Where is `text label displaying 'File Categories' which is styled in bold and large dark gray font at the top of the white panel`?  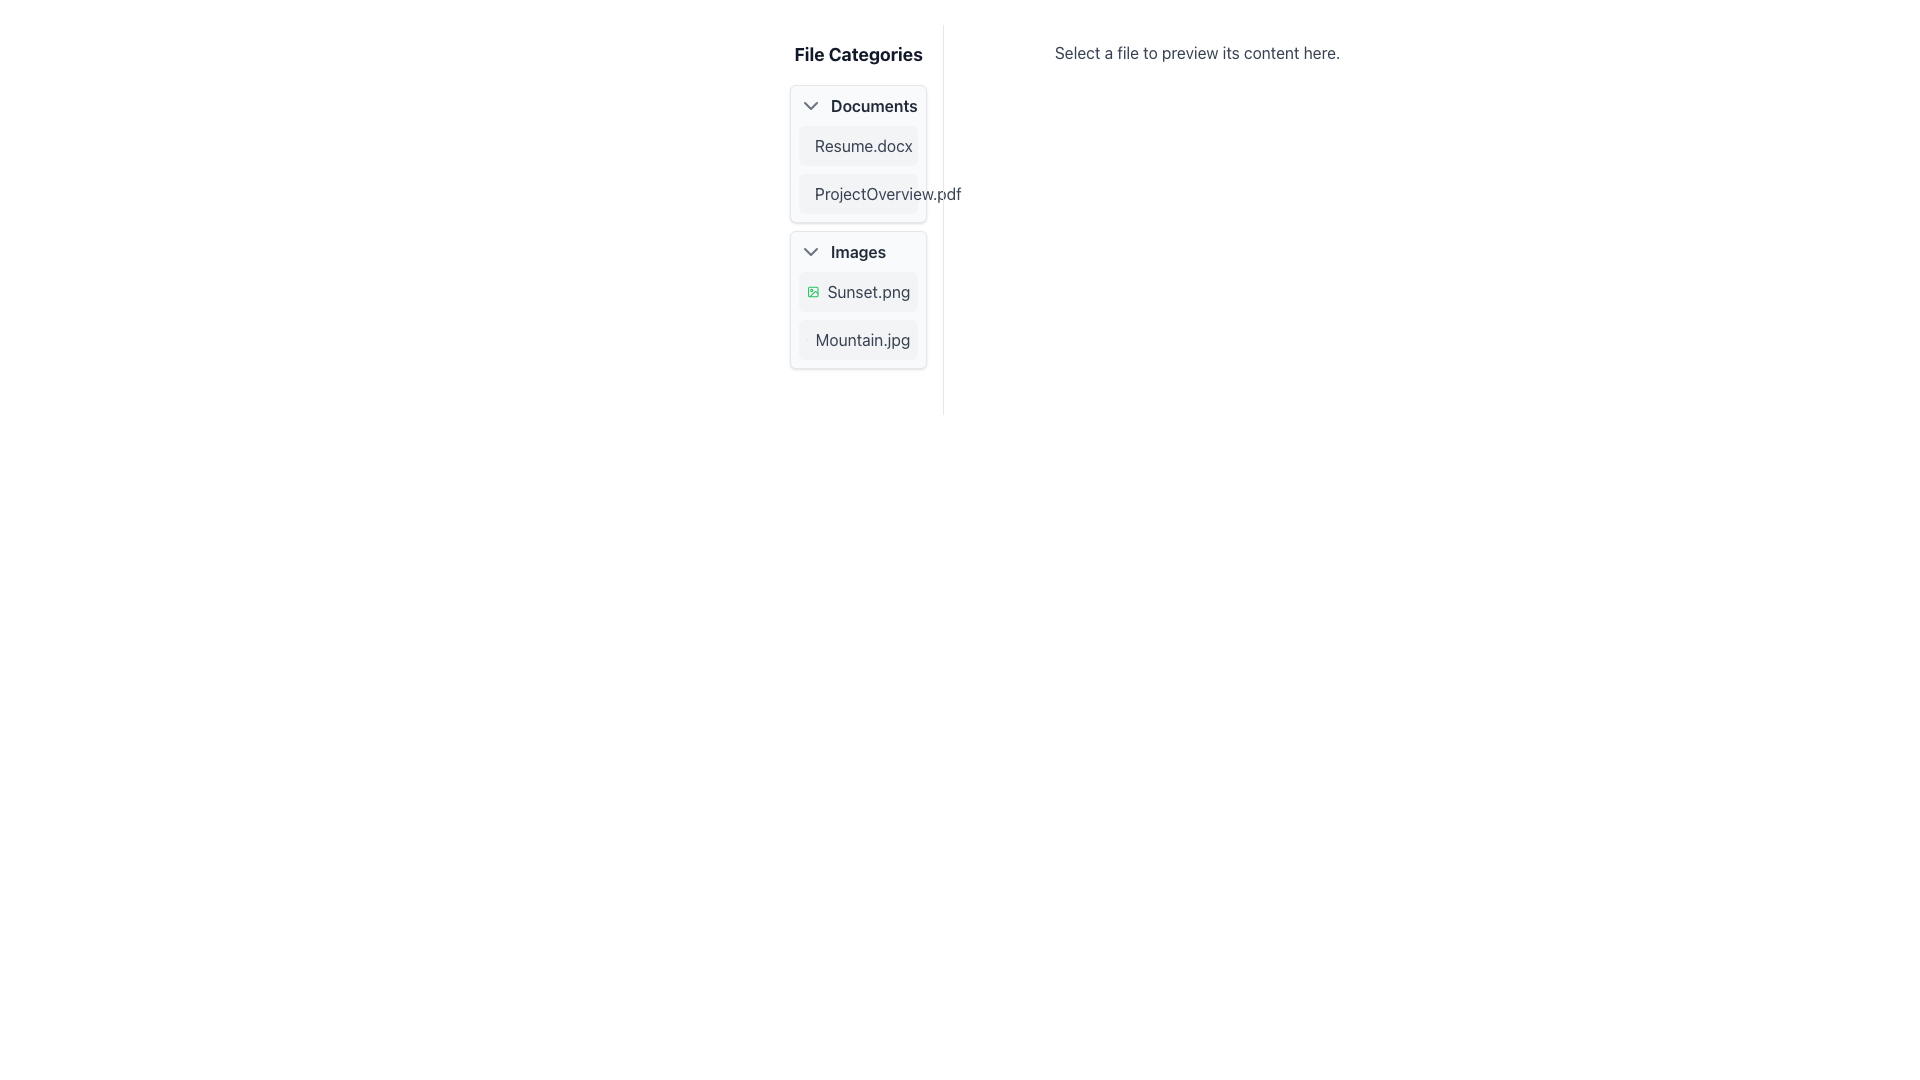
text label displaying 'File Categories' which is styled in bold and large dark gray font at the top of the white panel is located at coordinates (858, 53).